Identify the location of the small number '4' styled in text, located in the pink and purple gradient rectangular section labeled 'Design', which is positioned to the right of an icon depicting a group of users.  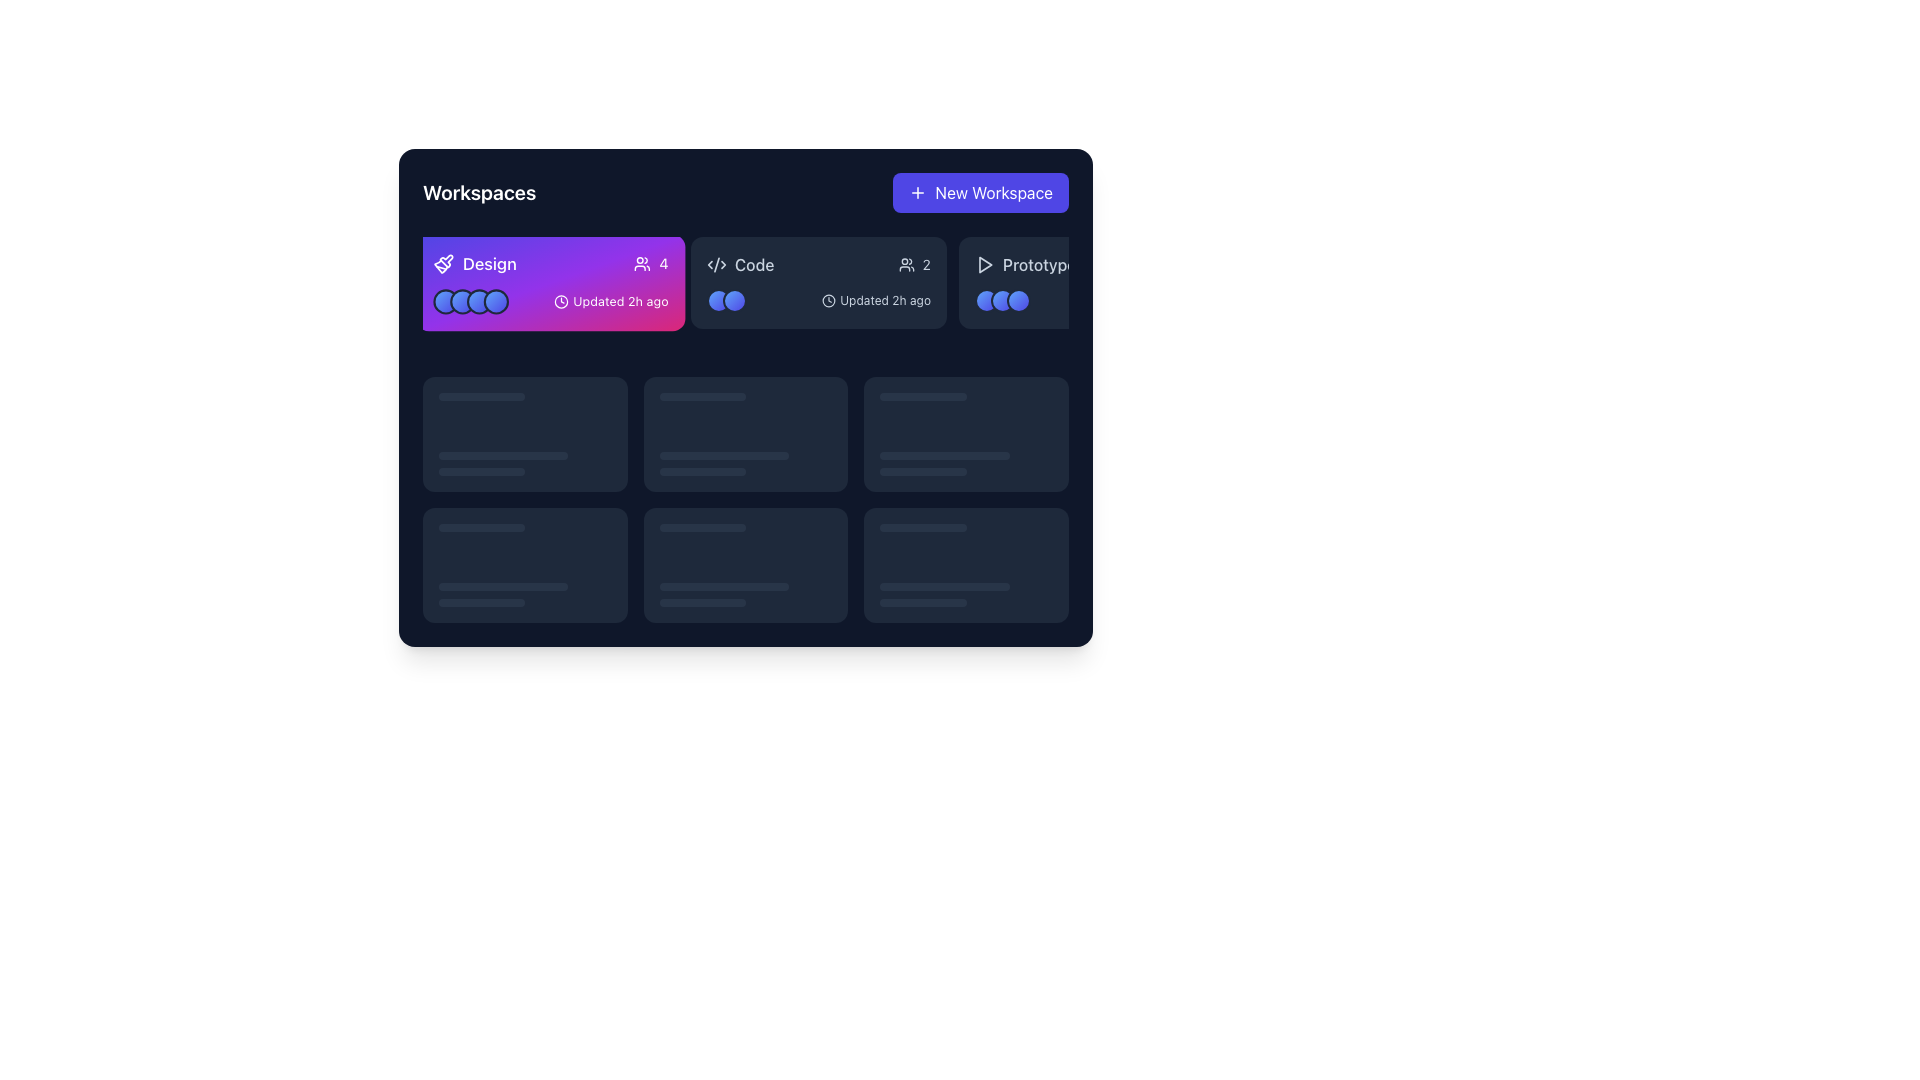
(663, 263).